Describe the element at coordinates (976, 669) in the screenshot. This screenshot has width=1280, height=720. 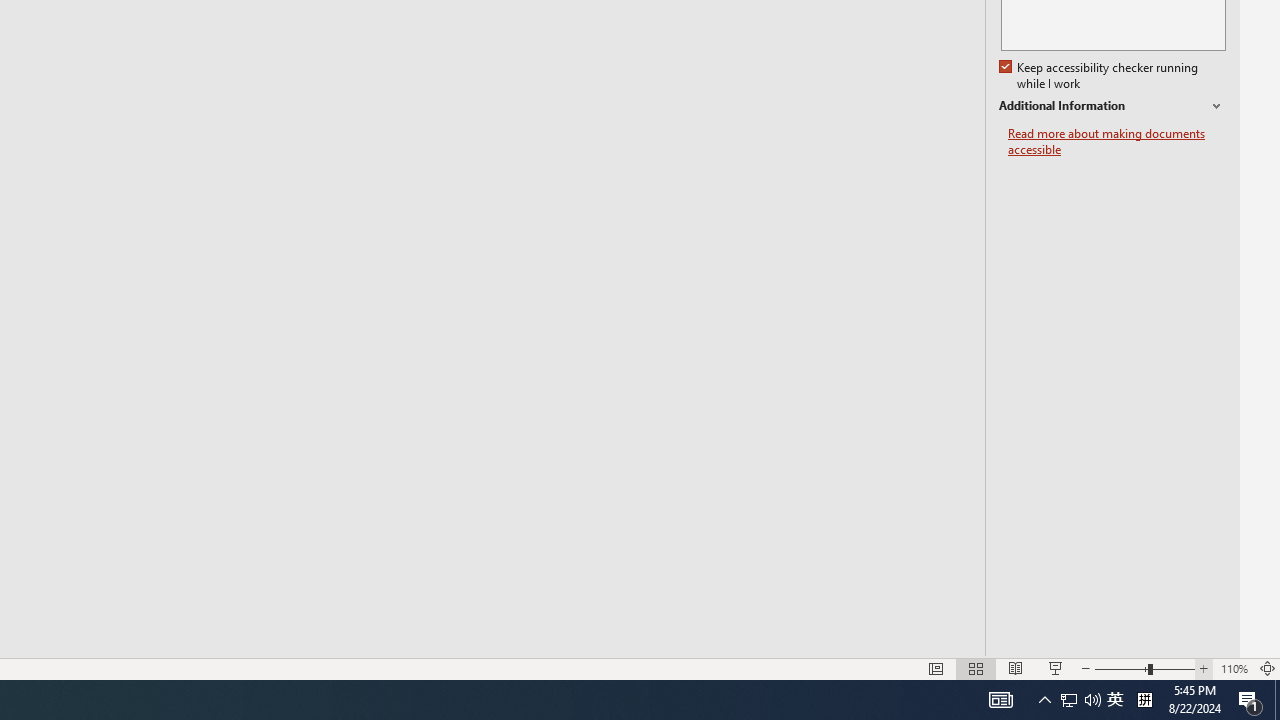
I see `'Slide Sorter'` at that location.